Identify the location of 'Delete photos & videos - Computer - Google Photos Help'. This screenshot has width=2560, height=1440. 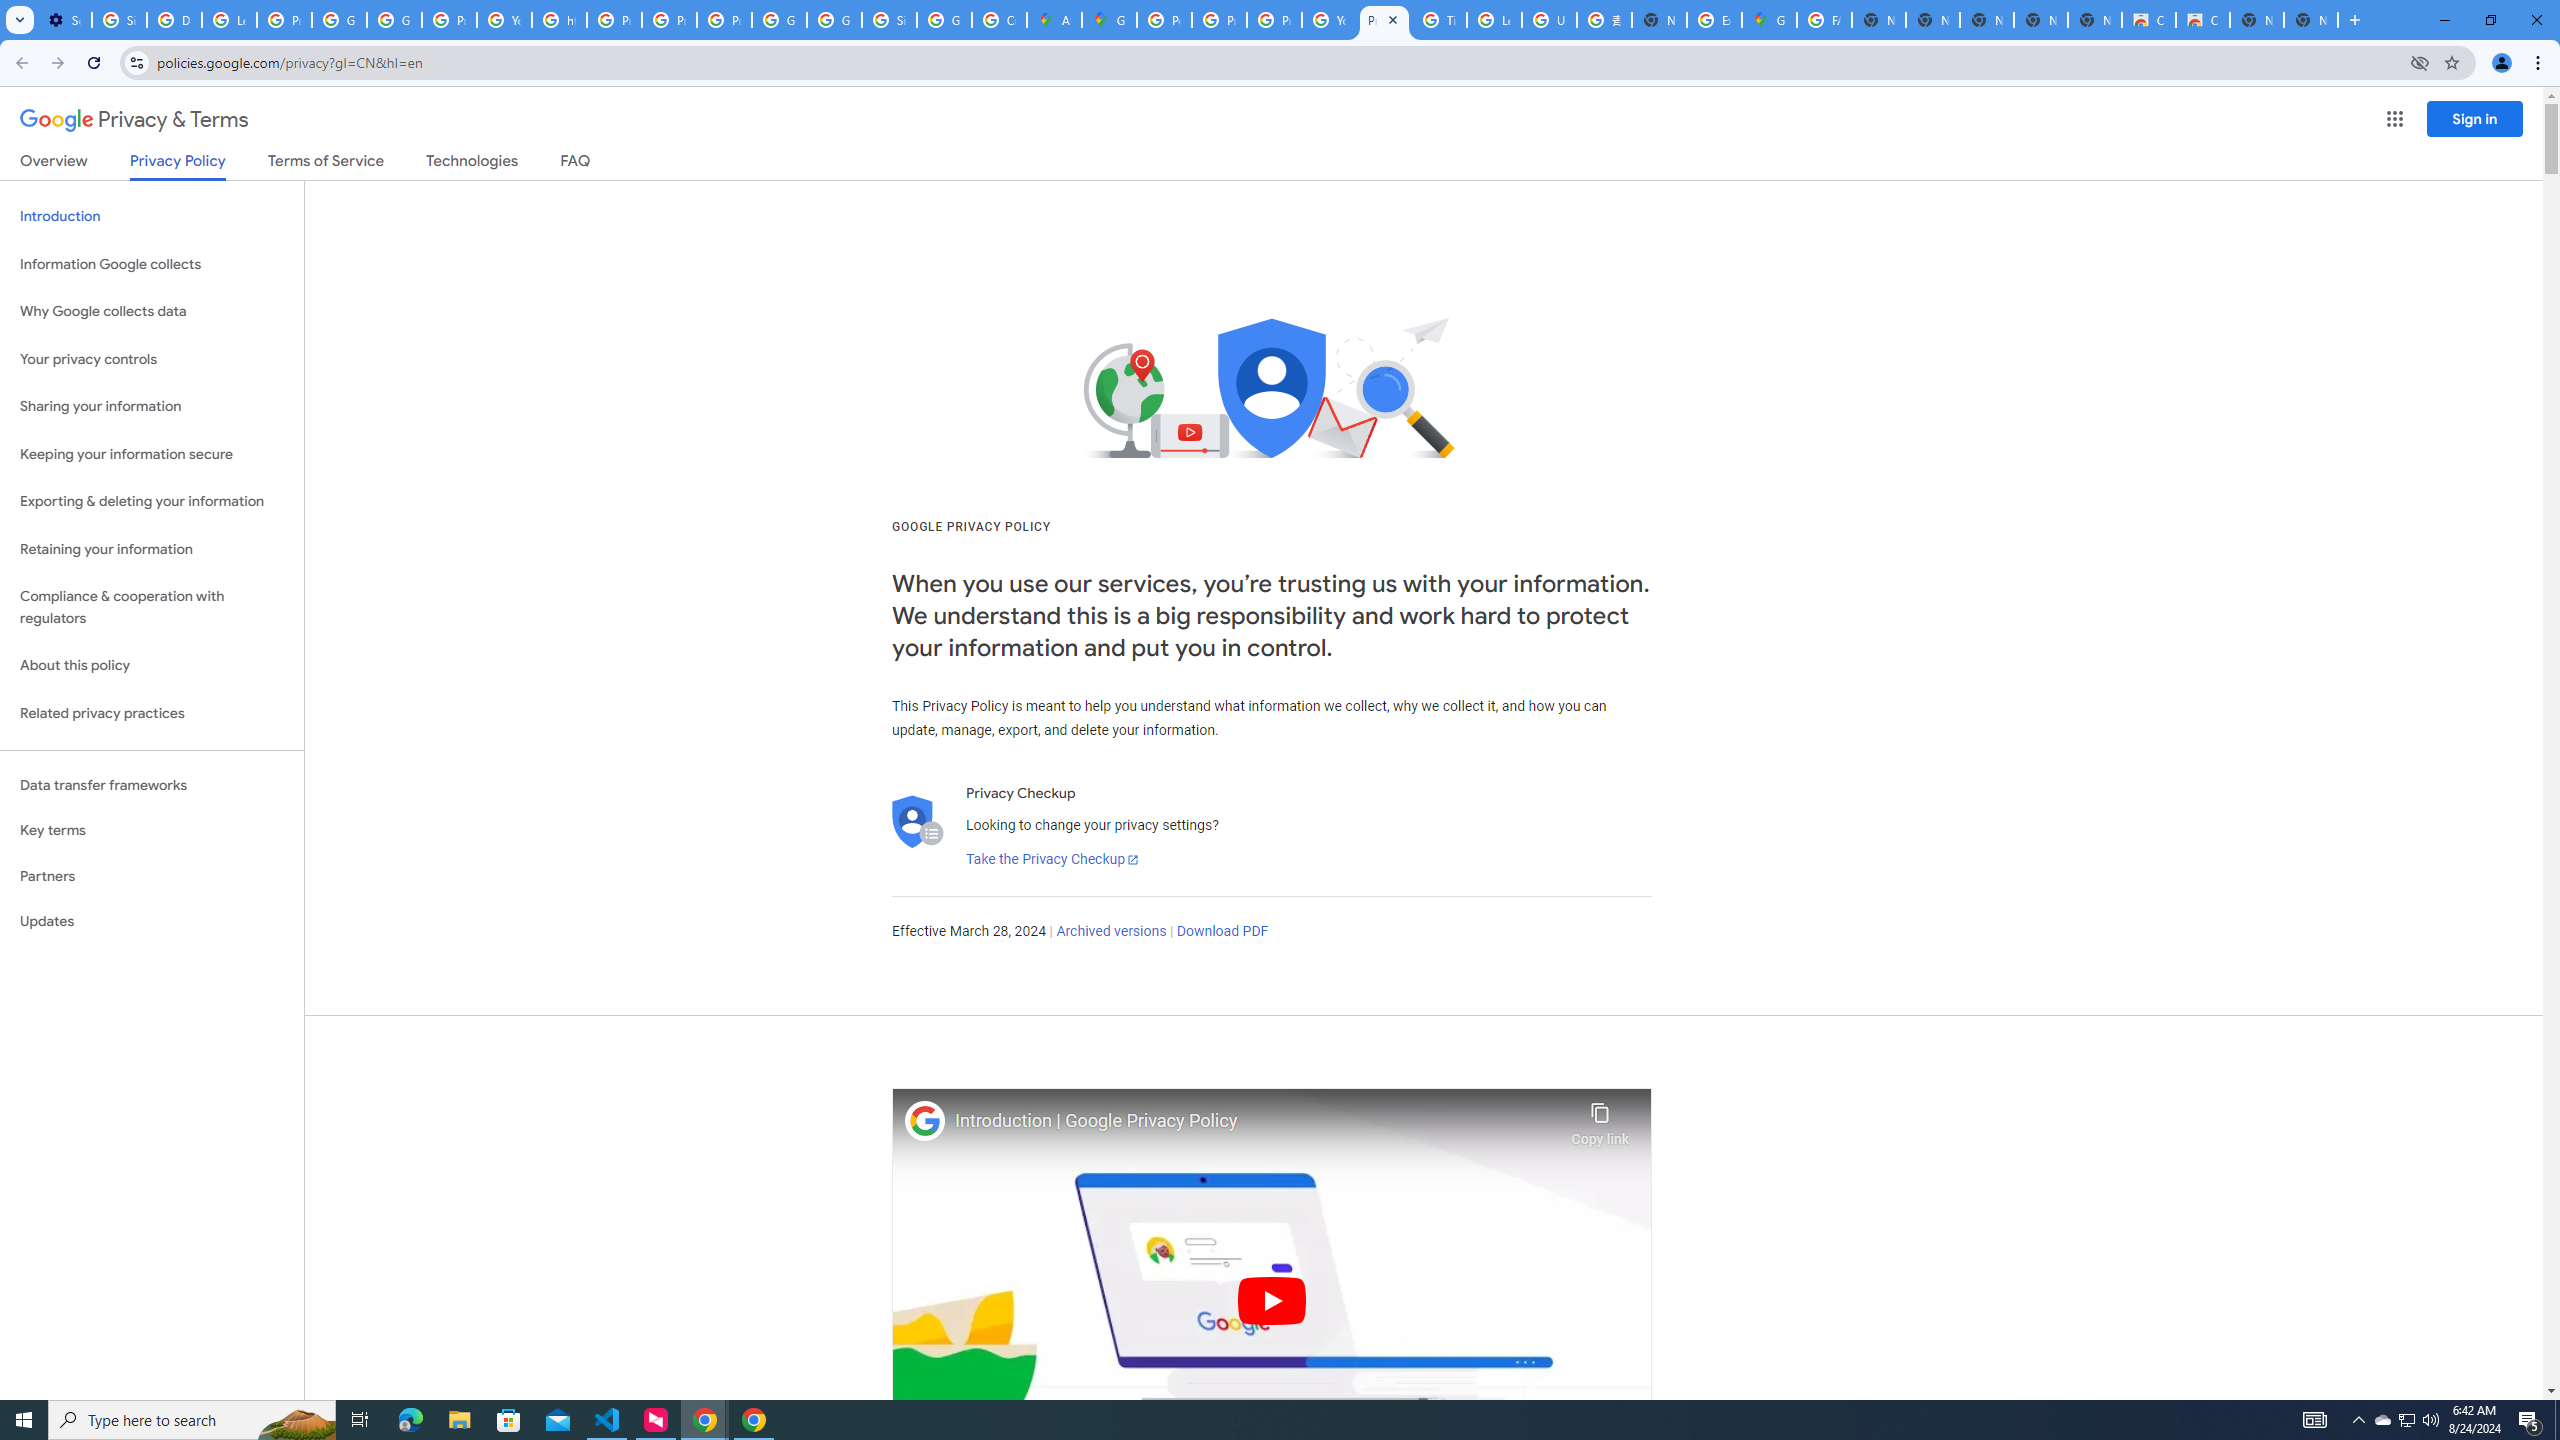
(174, 19).